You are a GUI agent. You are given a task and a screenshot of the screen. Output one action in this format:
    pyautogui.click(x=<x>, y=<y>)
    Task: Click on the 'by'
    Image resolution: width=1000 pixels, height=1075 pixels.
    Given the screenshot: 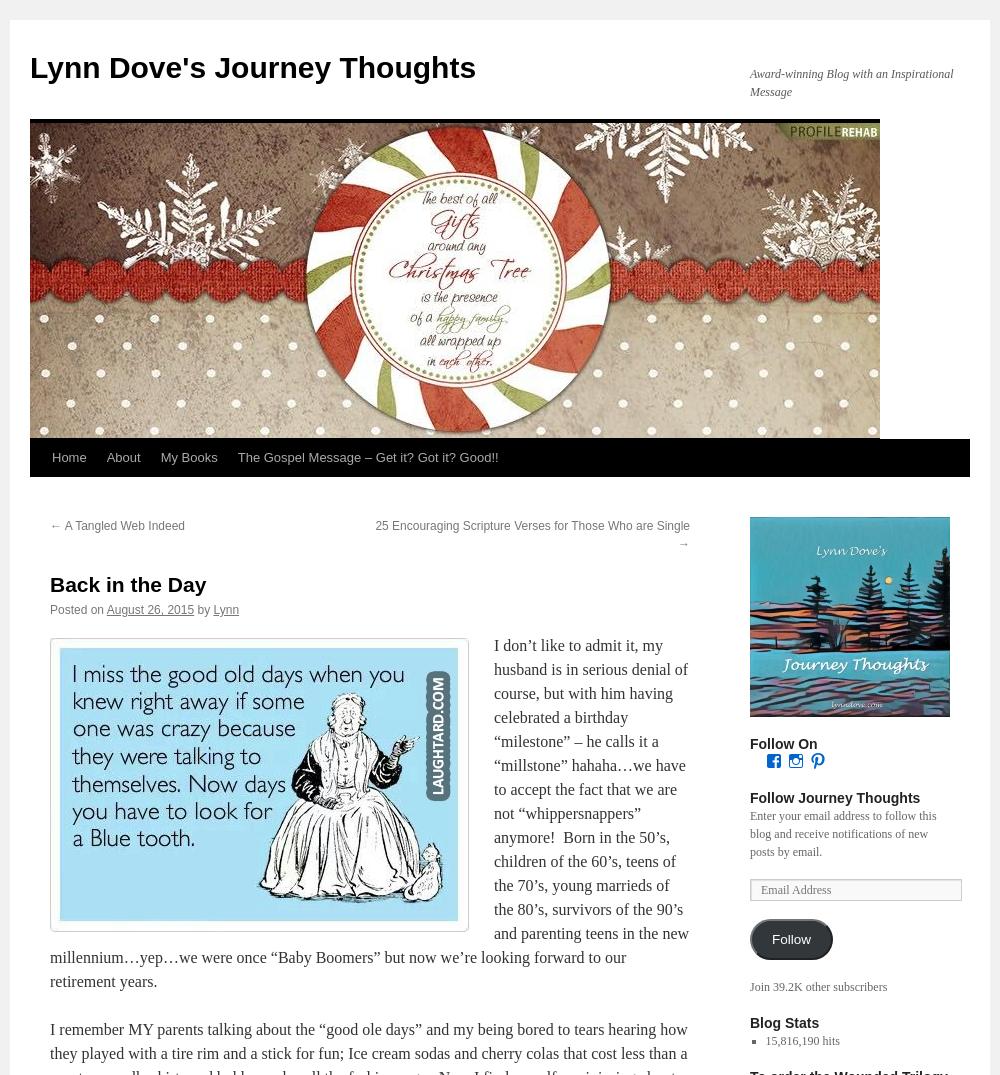 What is the action you would take?
    pyautogui.click(x=196, y=608)
    